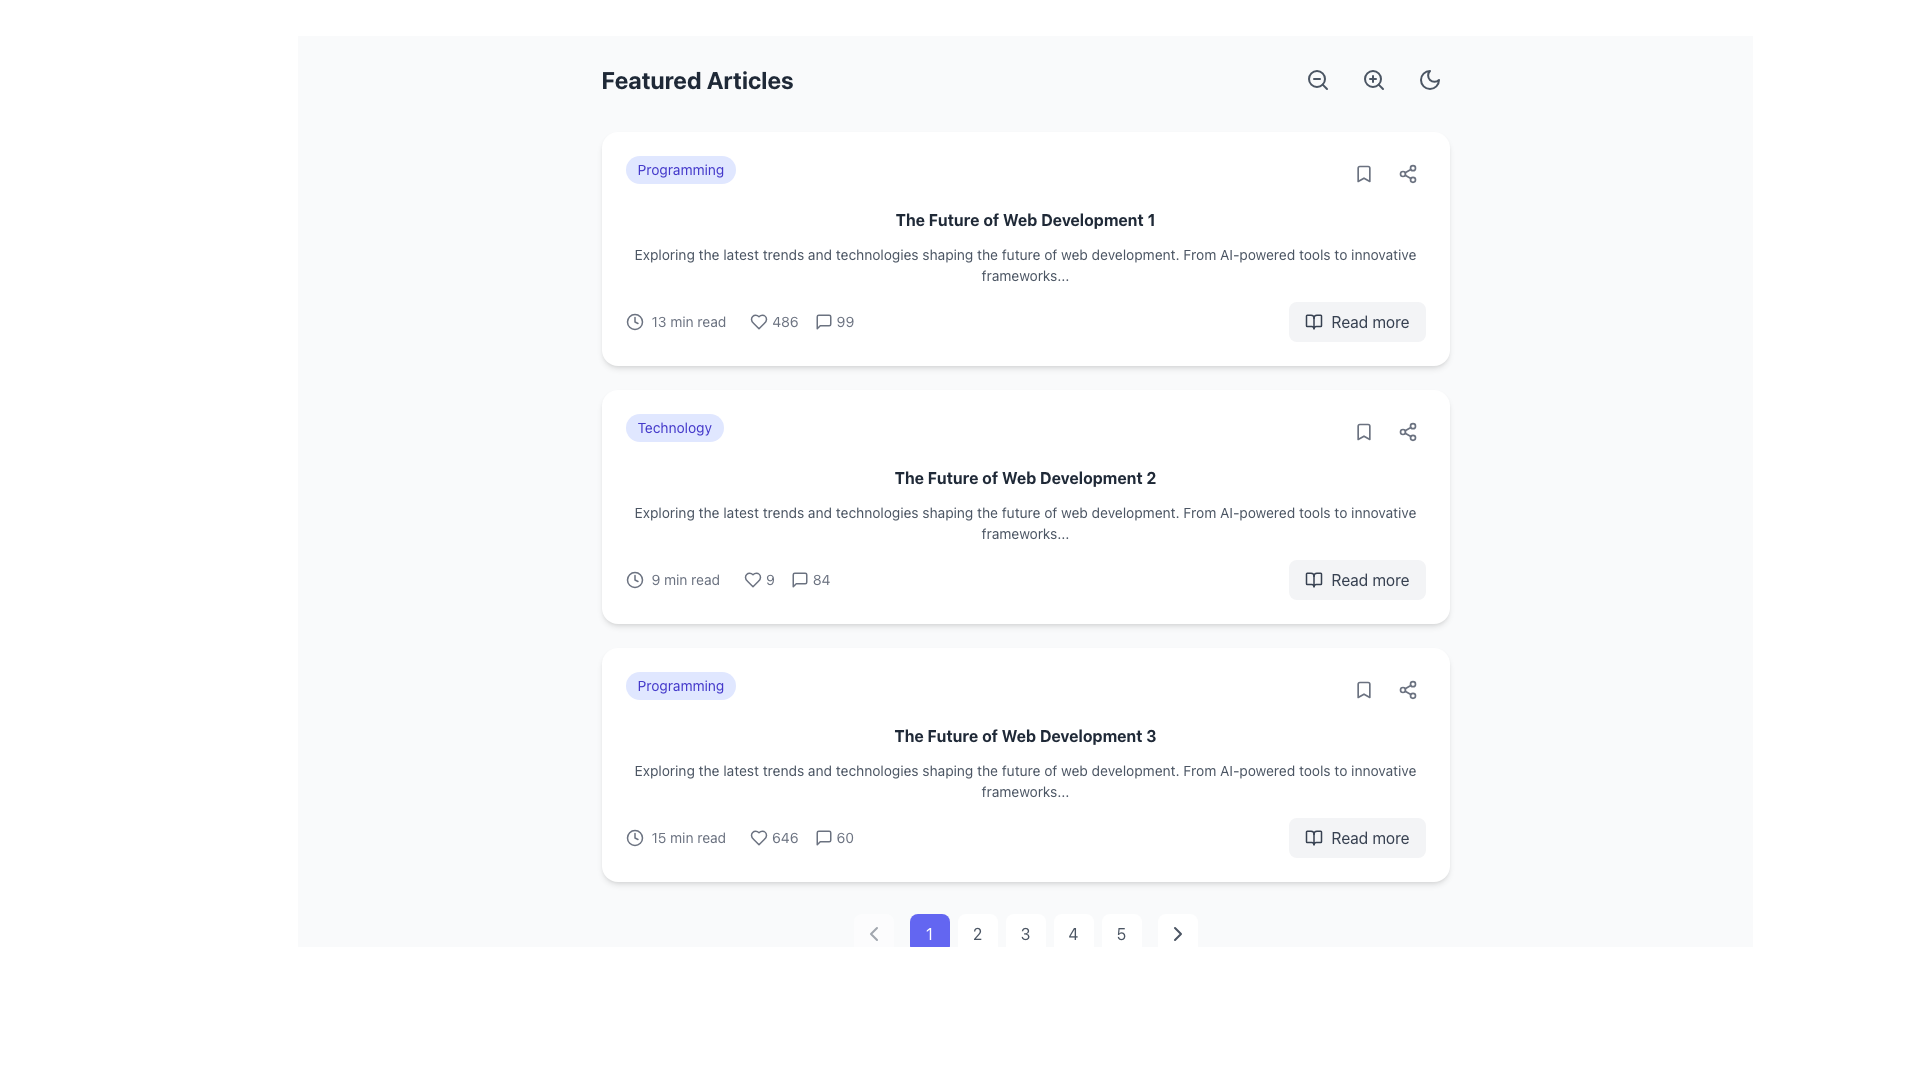  What do you see at coordinates (675, 837) in the screenshot?
I see `estimated reading time text displayed in the Icon-text label located in the bottom section of the third article in the 'Featured Articles' section` at bounding box center [675, 837].